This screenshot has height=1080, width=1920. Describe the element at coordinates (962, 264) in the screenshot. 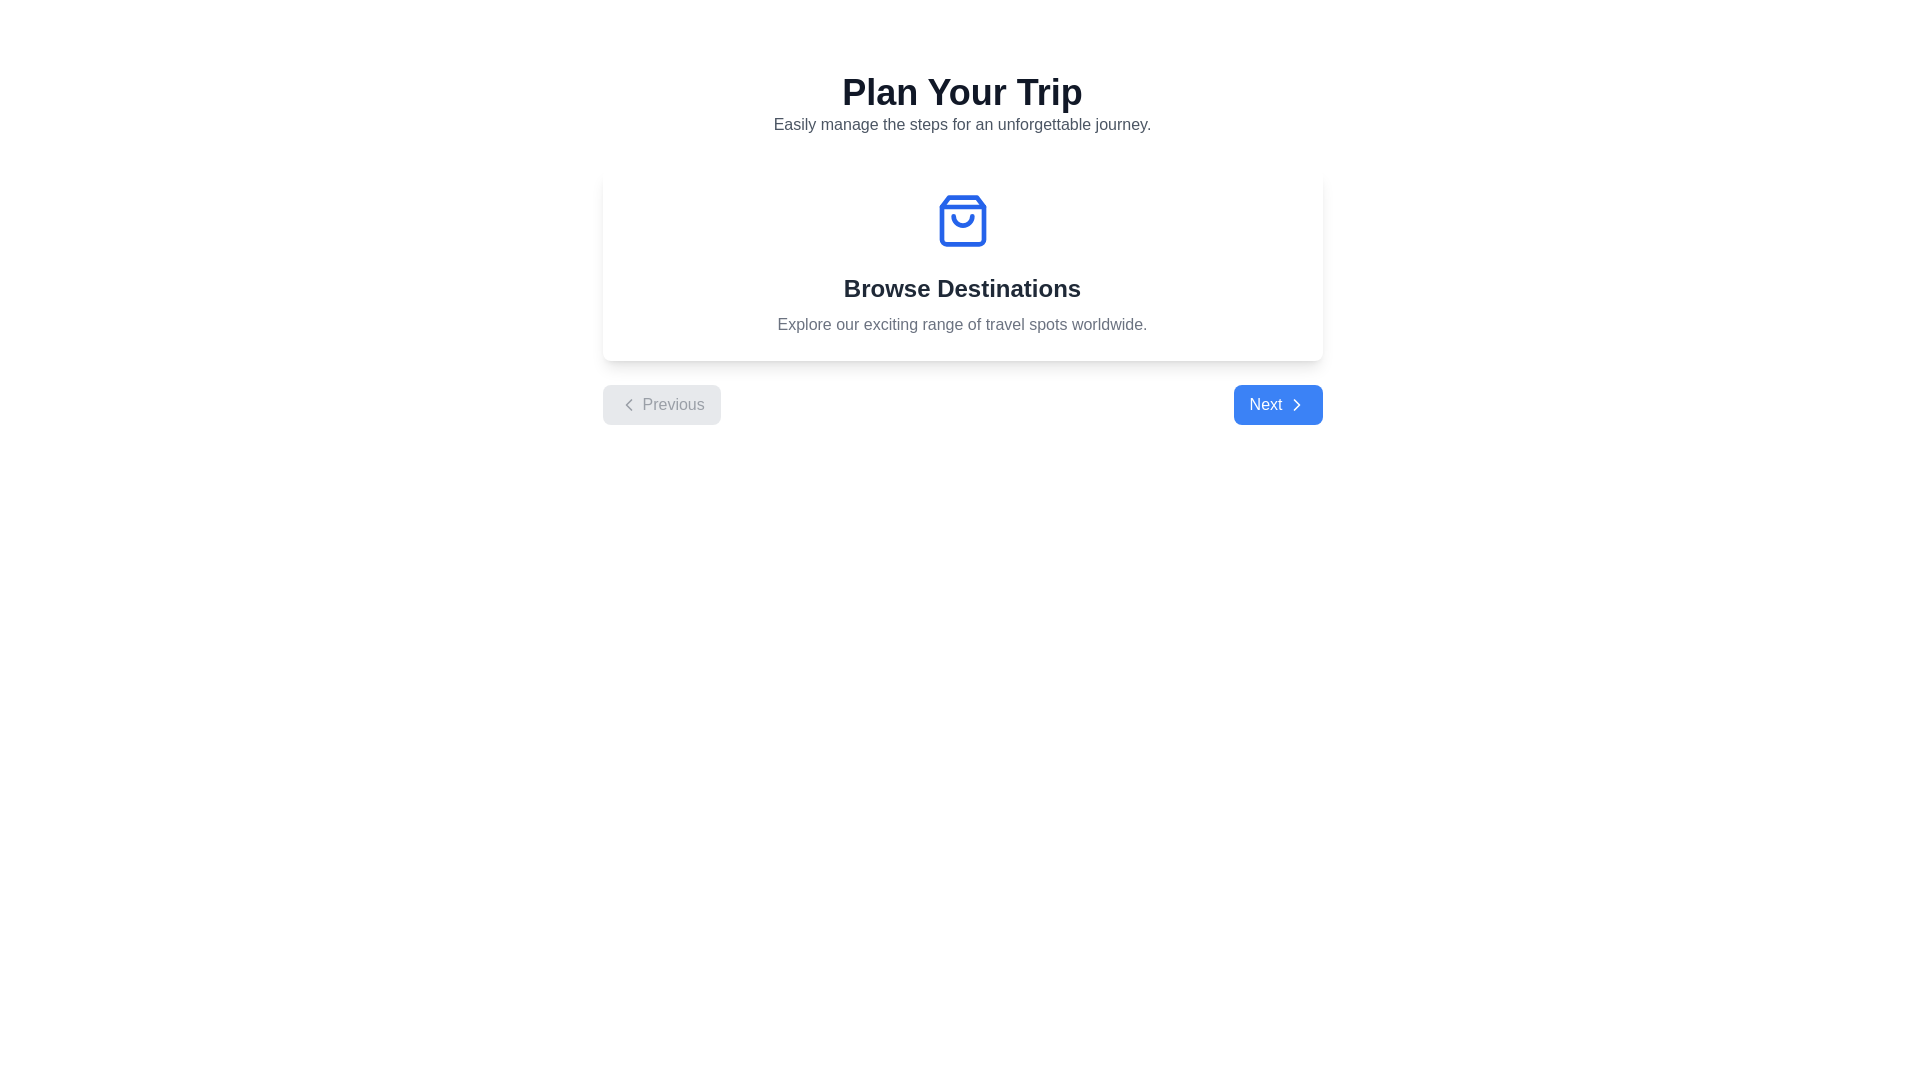

I see `the Card Component that introduces users to browsing travel destinations, located in the middle section of the page under the subtitle 'Easily manage the steps for an unforgettable journey.'` at that location.